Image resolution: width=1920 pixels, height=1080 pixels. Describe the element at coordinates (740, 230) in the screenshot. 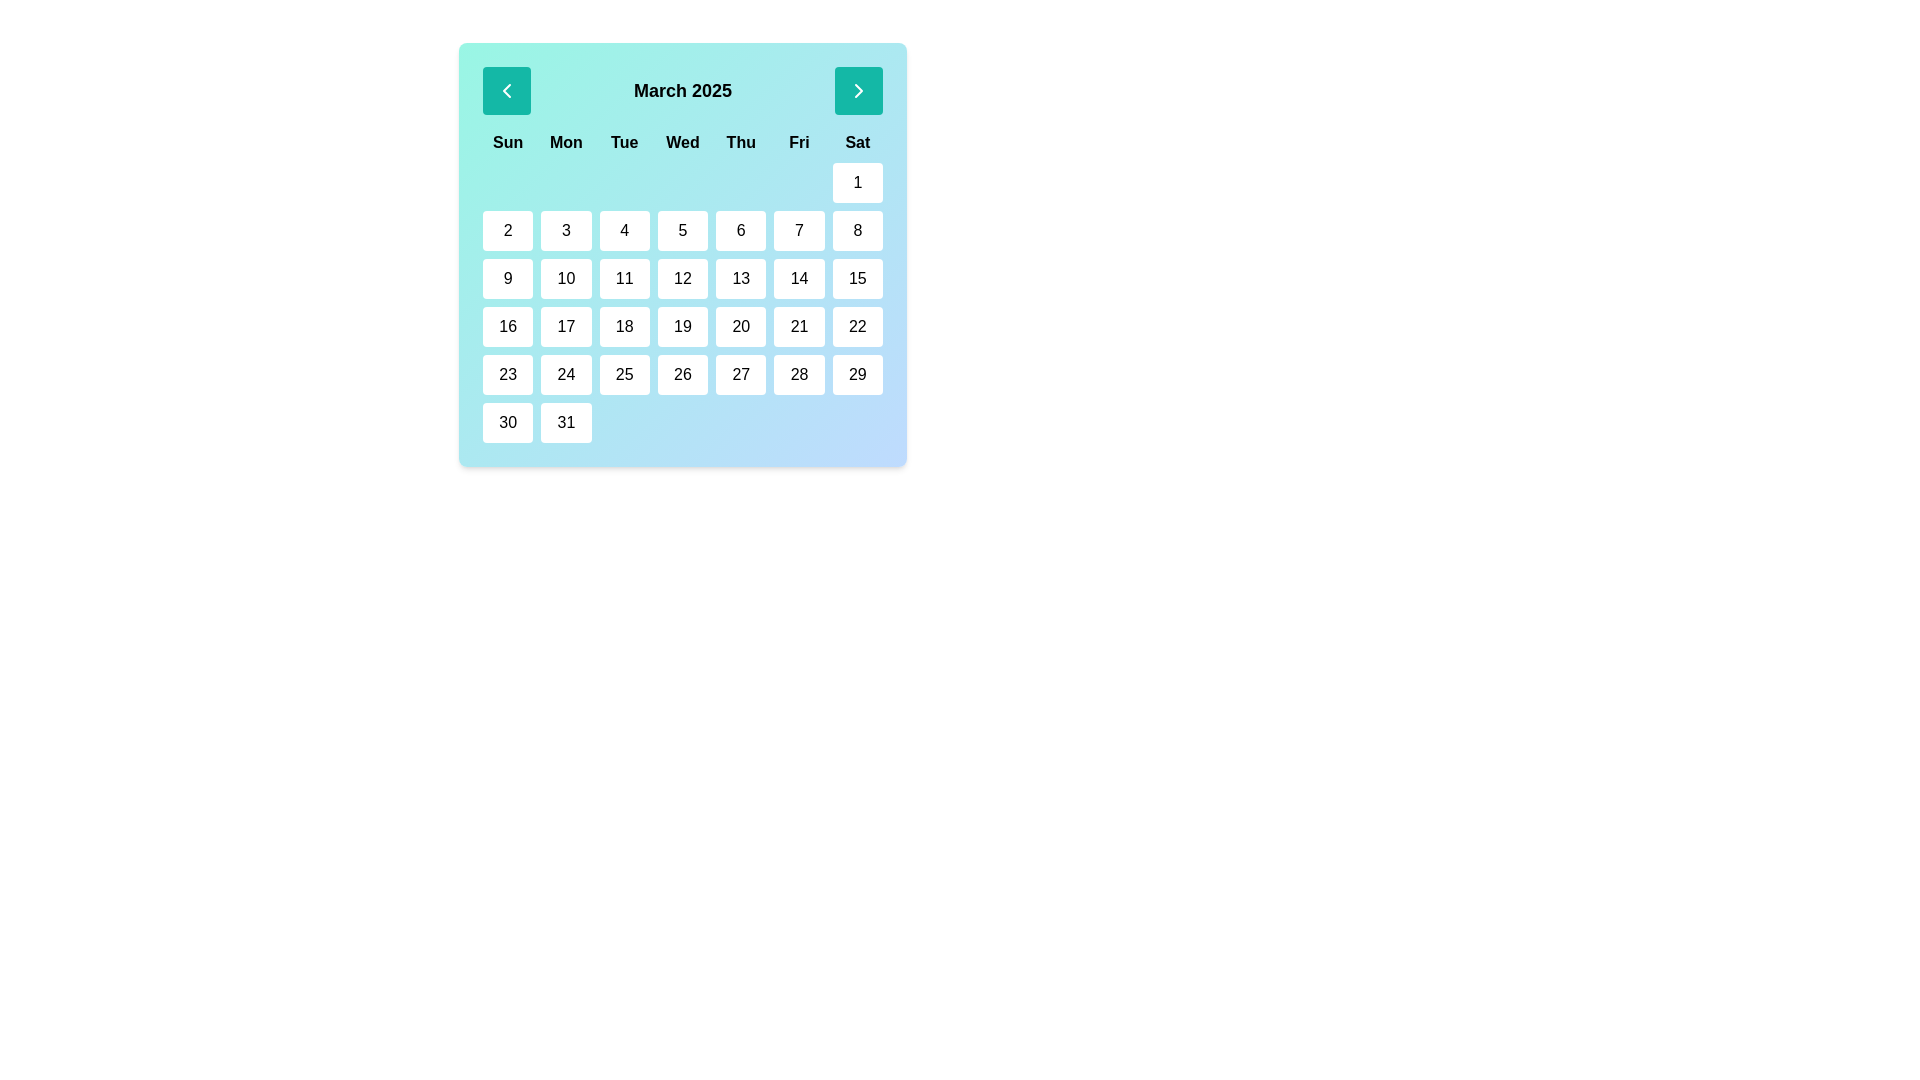

I see `the square button labeled '6' in the calendar's first row and sixth column` at that location.